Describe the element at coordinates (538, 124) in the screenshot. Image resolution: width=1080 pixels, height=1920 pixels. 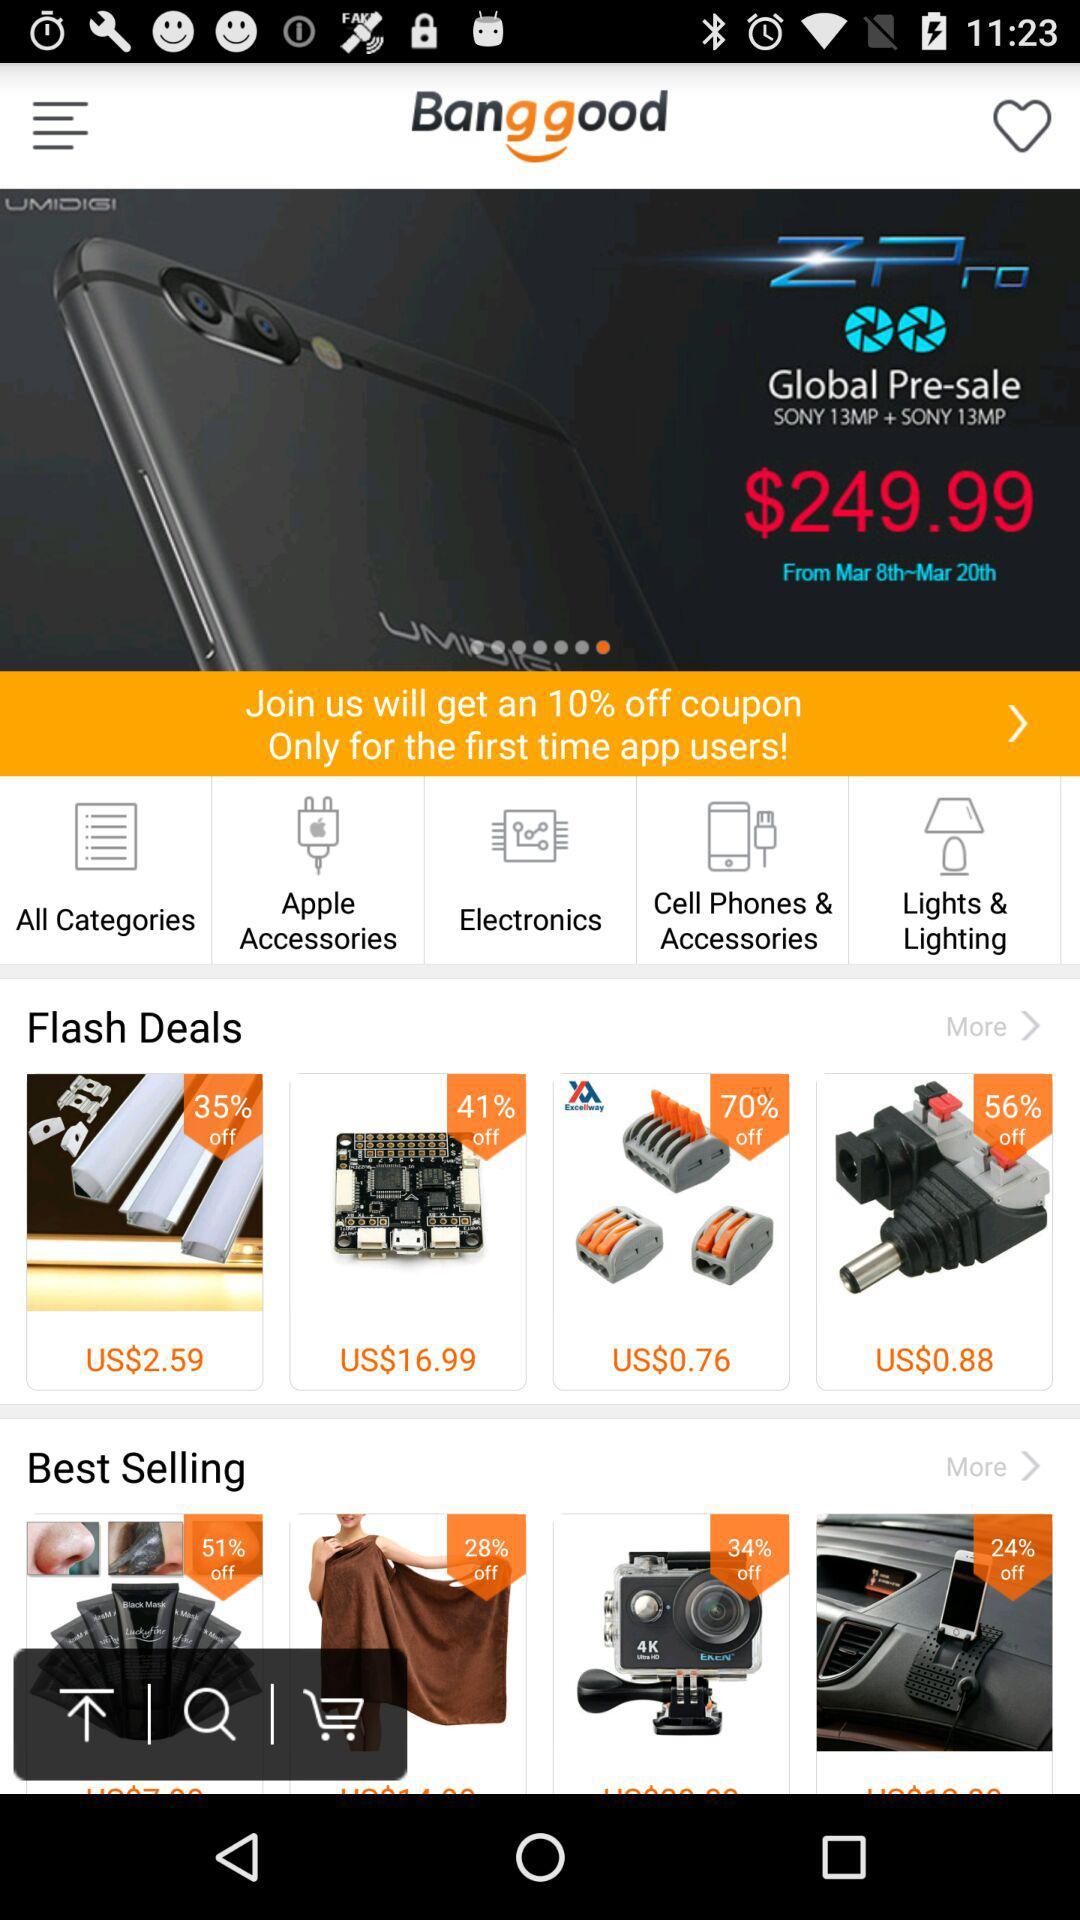
I see `a website` at that location.